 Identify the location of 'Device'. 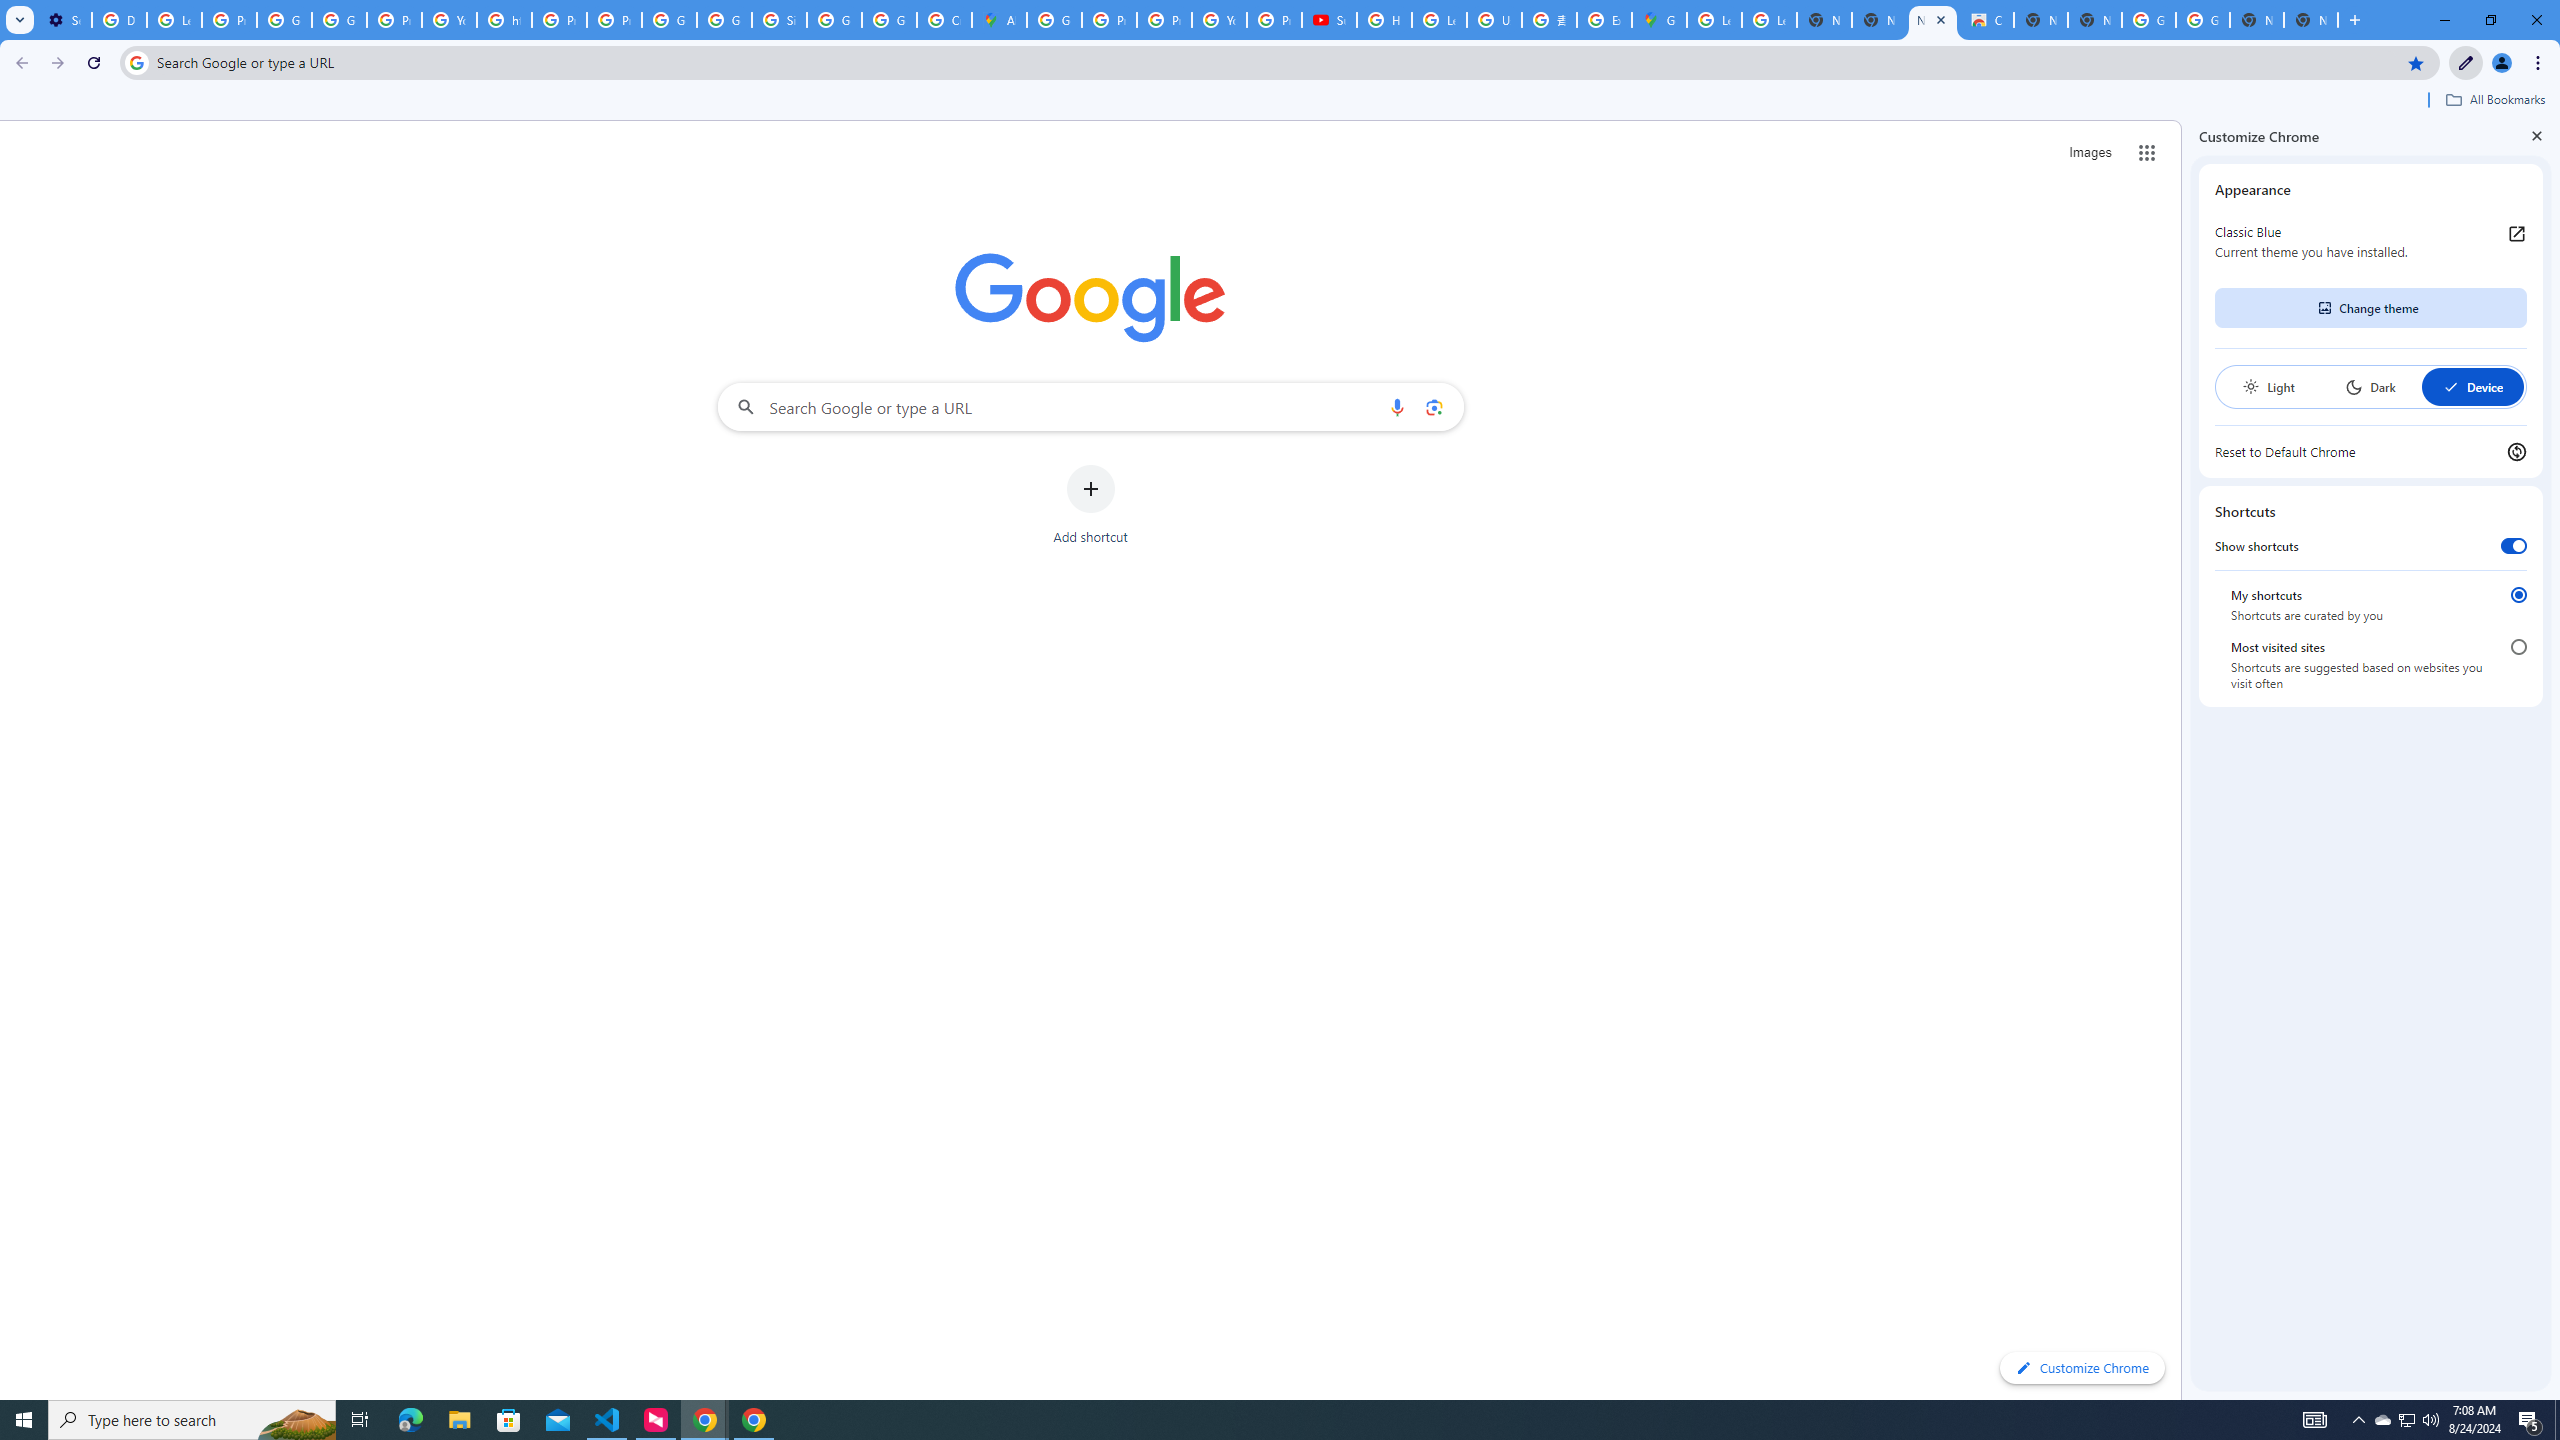
(2471, 386).